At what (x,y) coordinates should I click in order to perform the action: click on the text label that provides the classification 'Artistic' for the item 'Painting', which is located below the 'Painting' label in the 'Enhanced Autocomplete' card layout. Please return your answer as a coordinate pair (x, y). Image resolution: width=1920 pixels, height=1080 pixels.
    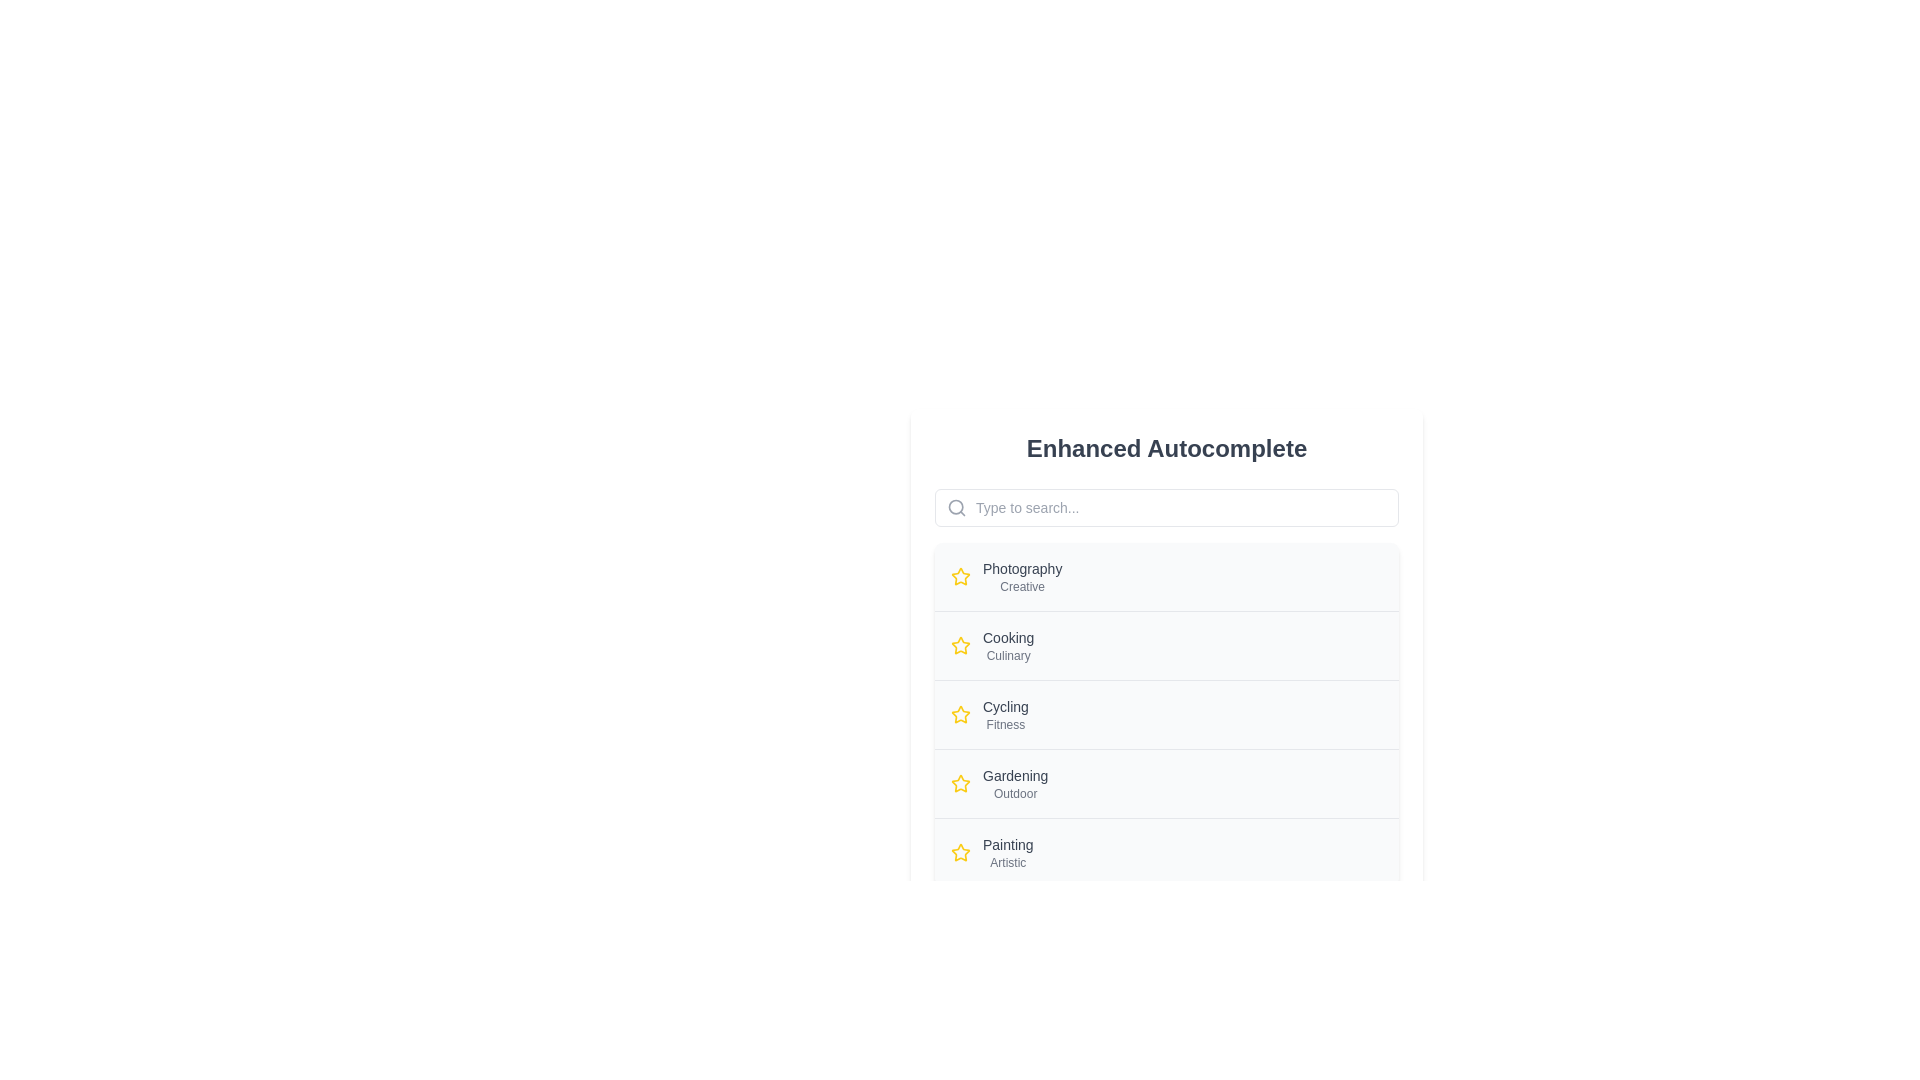
    Looking at the image, I should click on (1008, 862).